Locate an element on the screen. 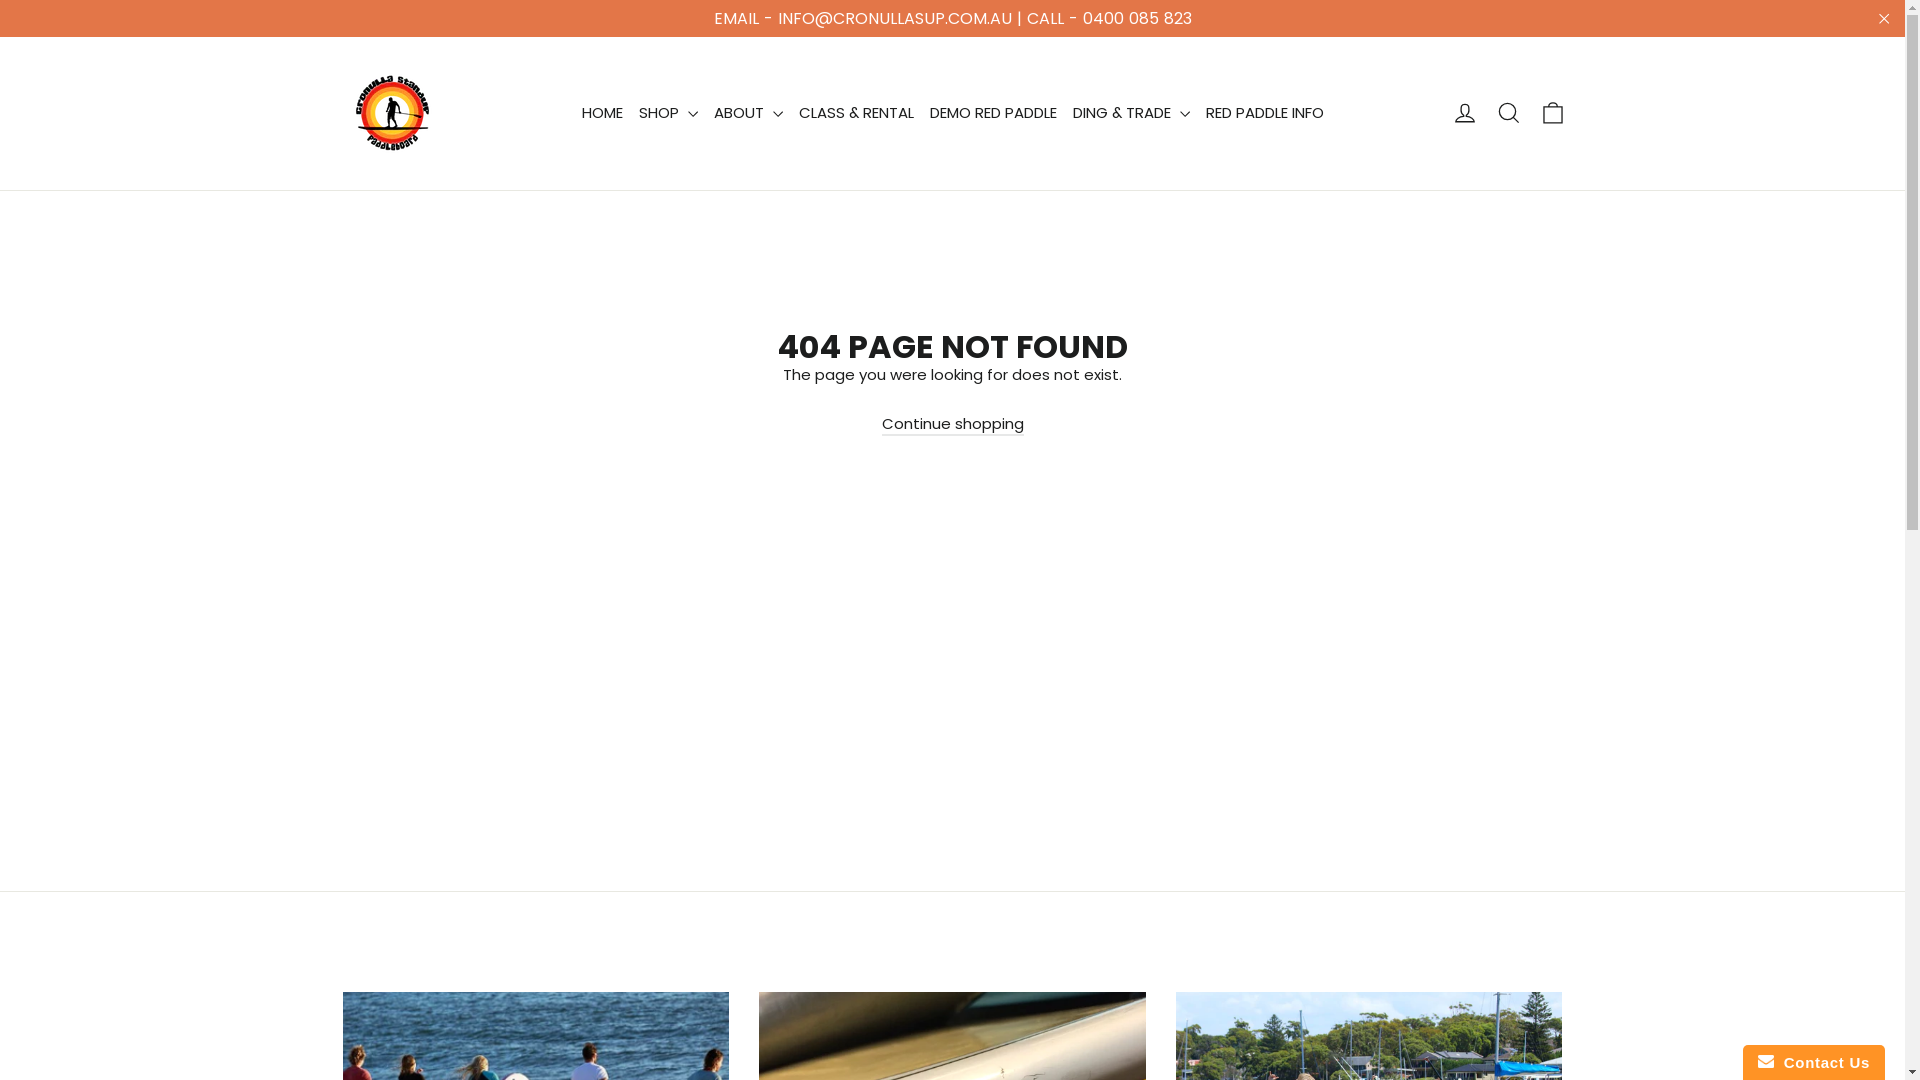 This screenshot has width=1920, height=1080. 'Cart' is located at coordinates (1550, 112).